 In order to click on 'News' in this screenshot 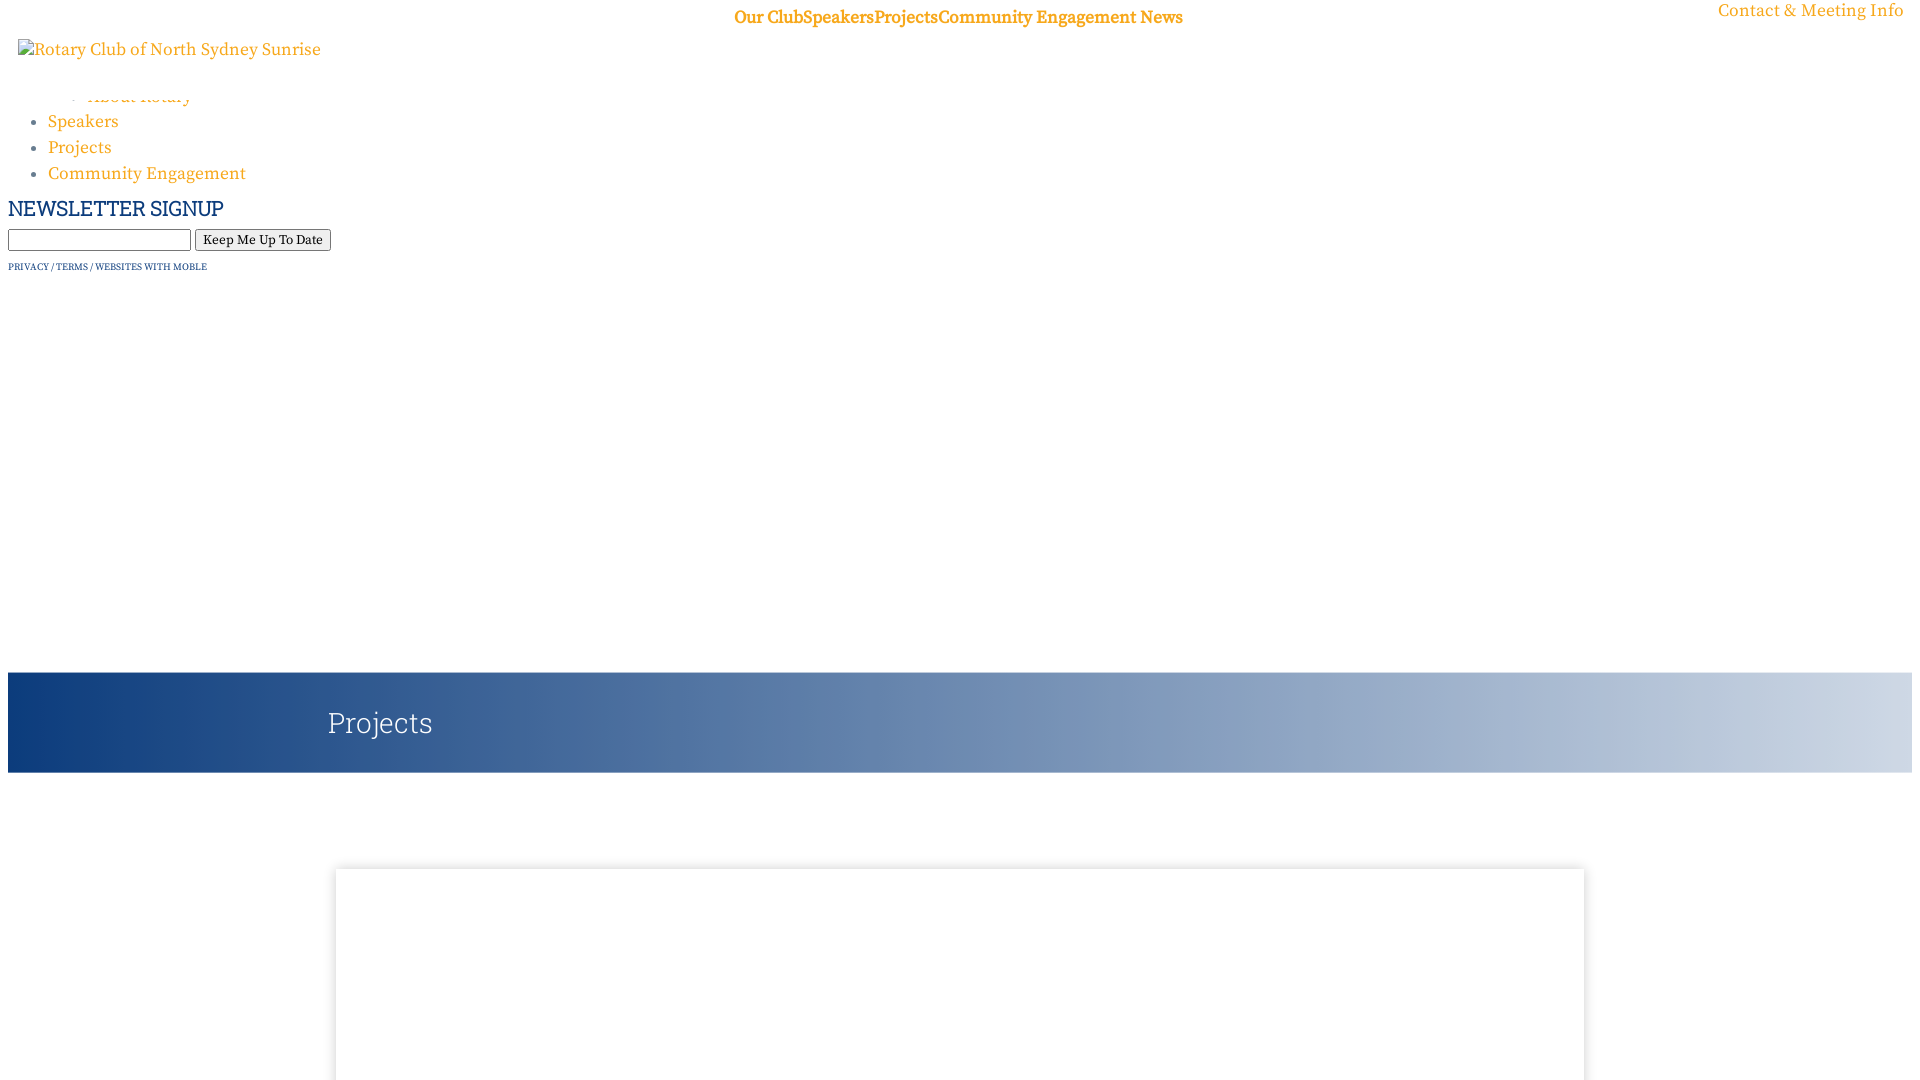, I will do `click(108, 69)`.